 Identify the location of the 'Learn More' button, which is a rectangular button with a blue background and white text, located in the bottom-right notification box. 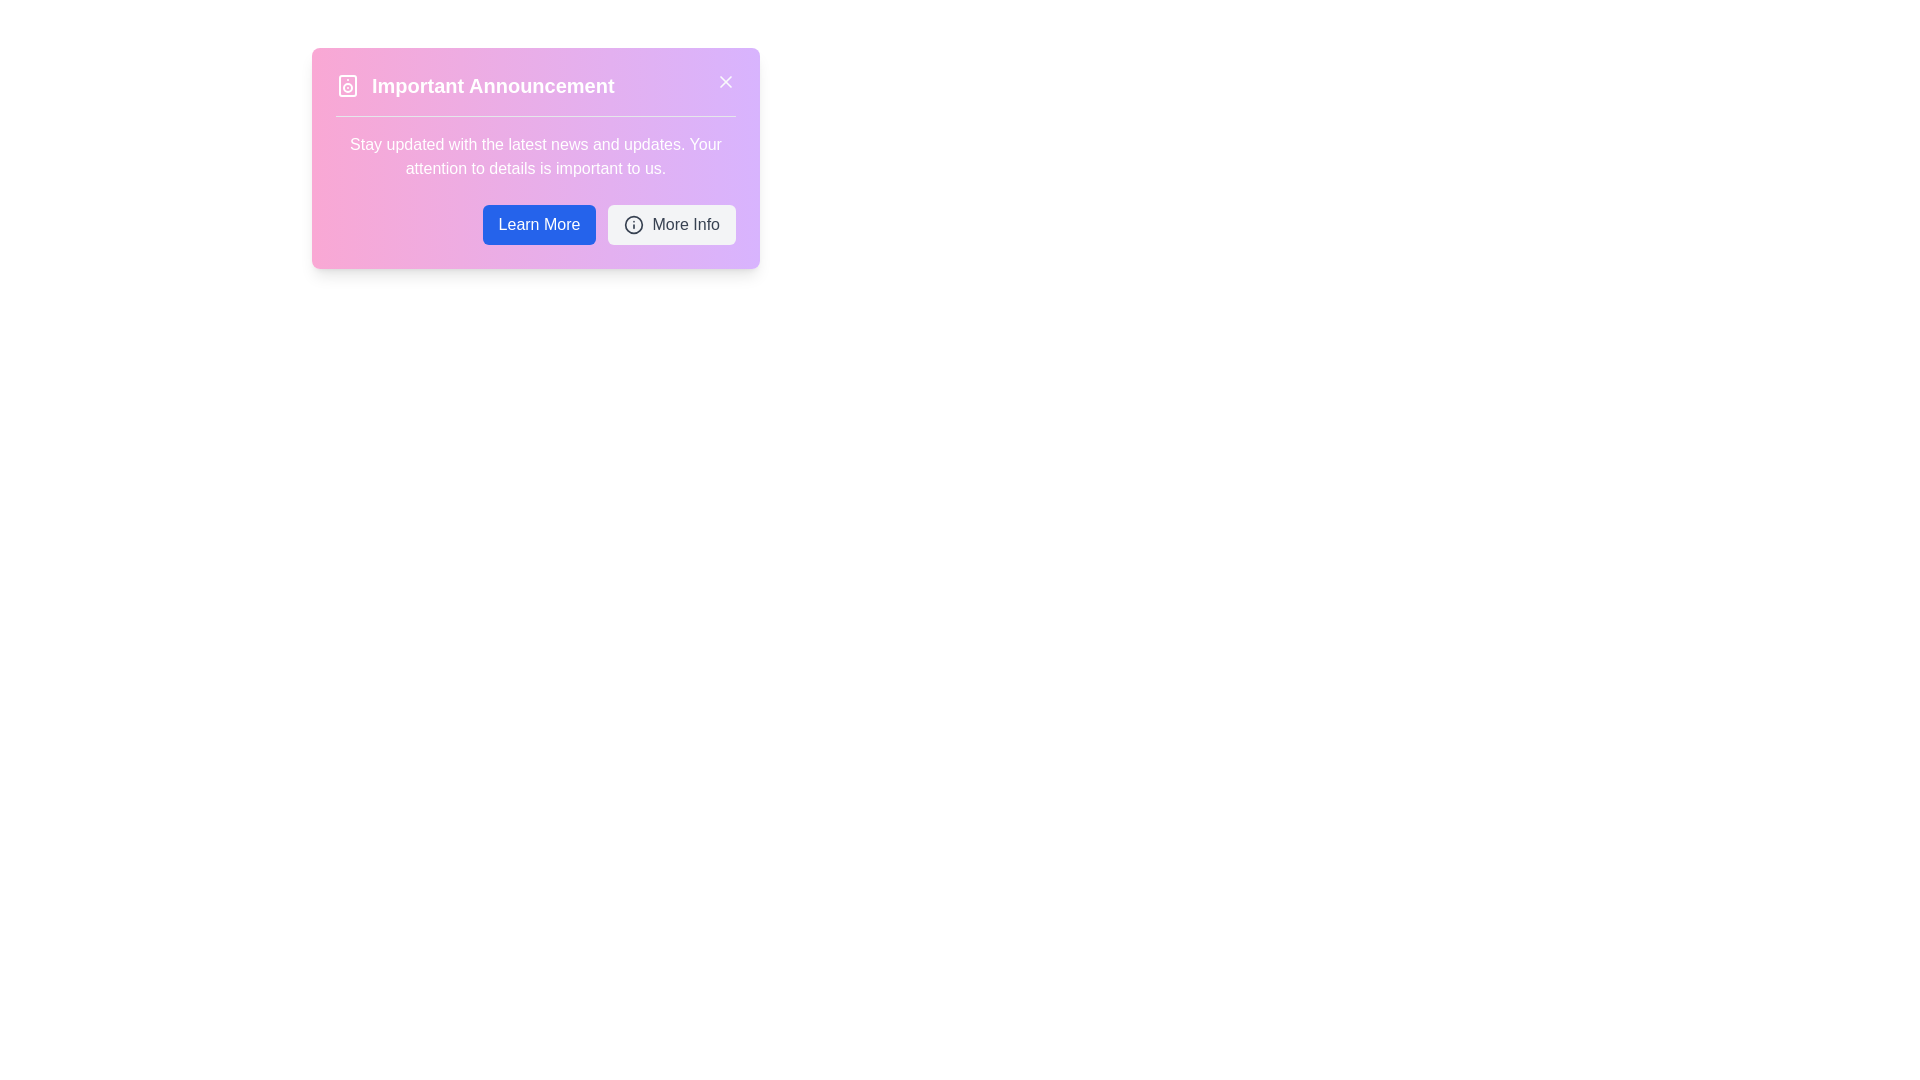
(536, 224).